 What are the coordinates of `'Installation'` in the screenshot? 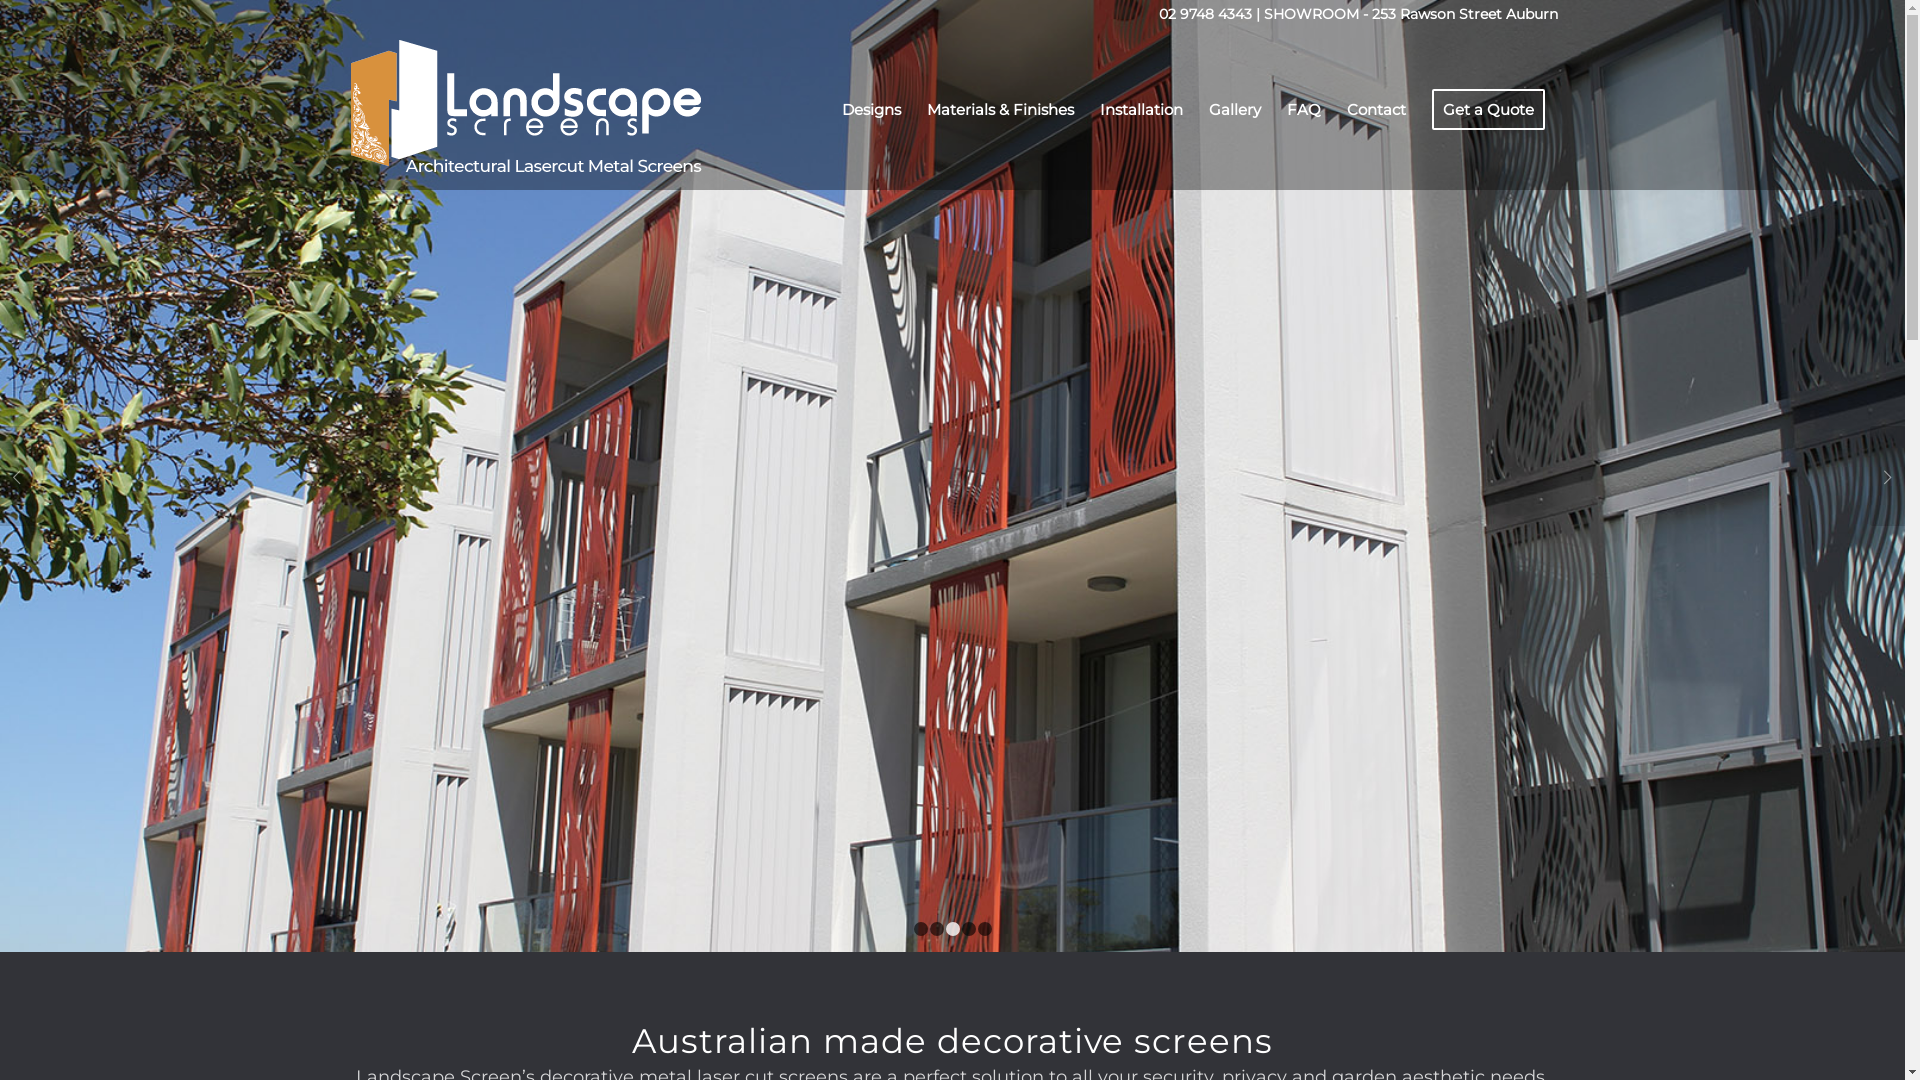 It's located at (1140, 110).